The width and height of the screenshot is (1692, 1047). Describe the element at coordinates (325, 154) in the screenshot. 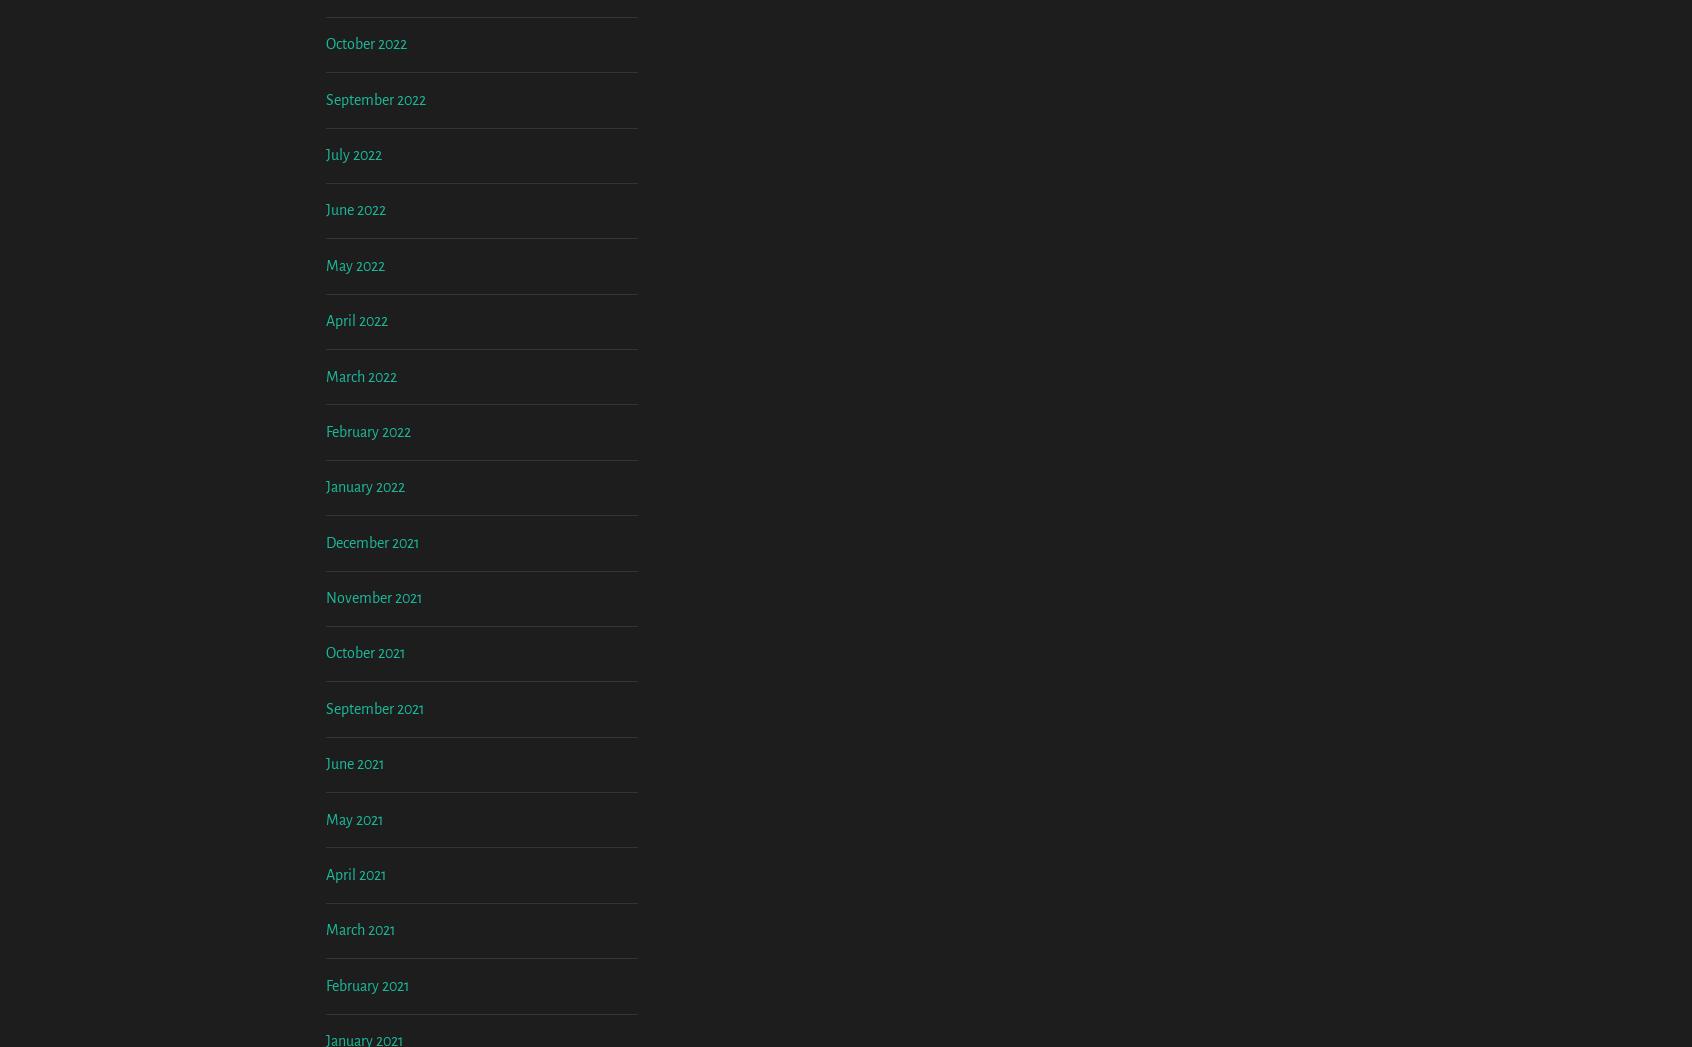

I see `'November 2022'` at that location.